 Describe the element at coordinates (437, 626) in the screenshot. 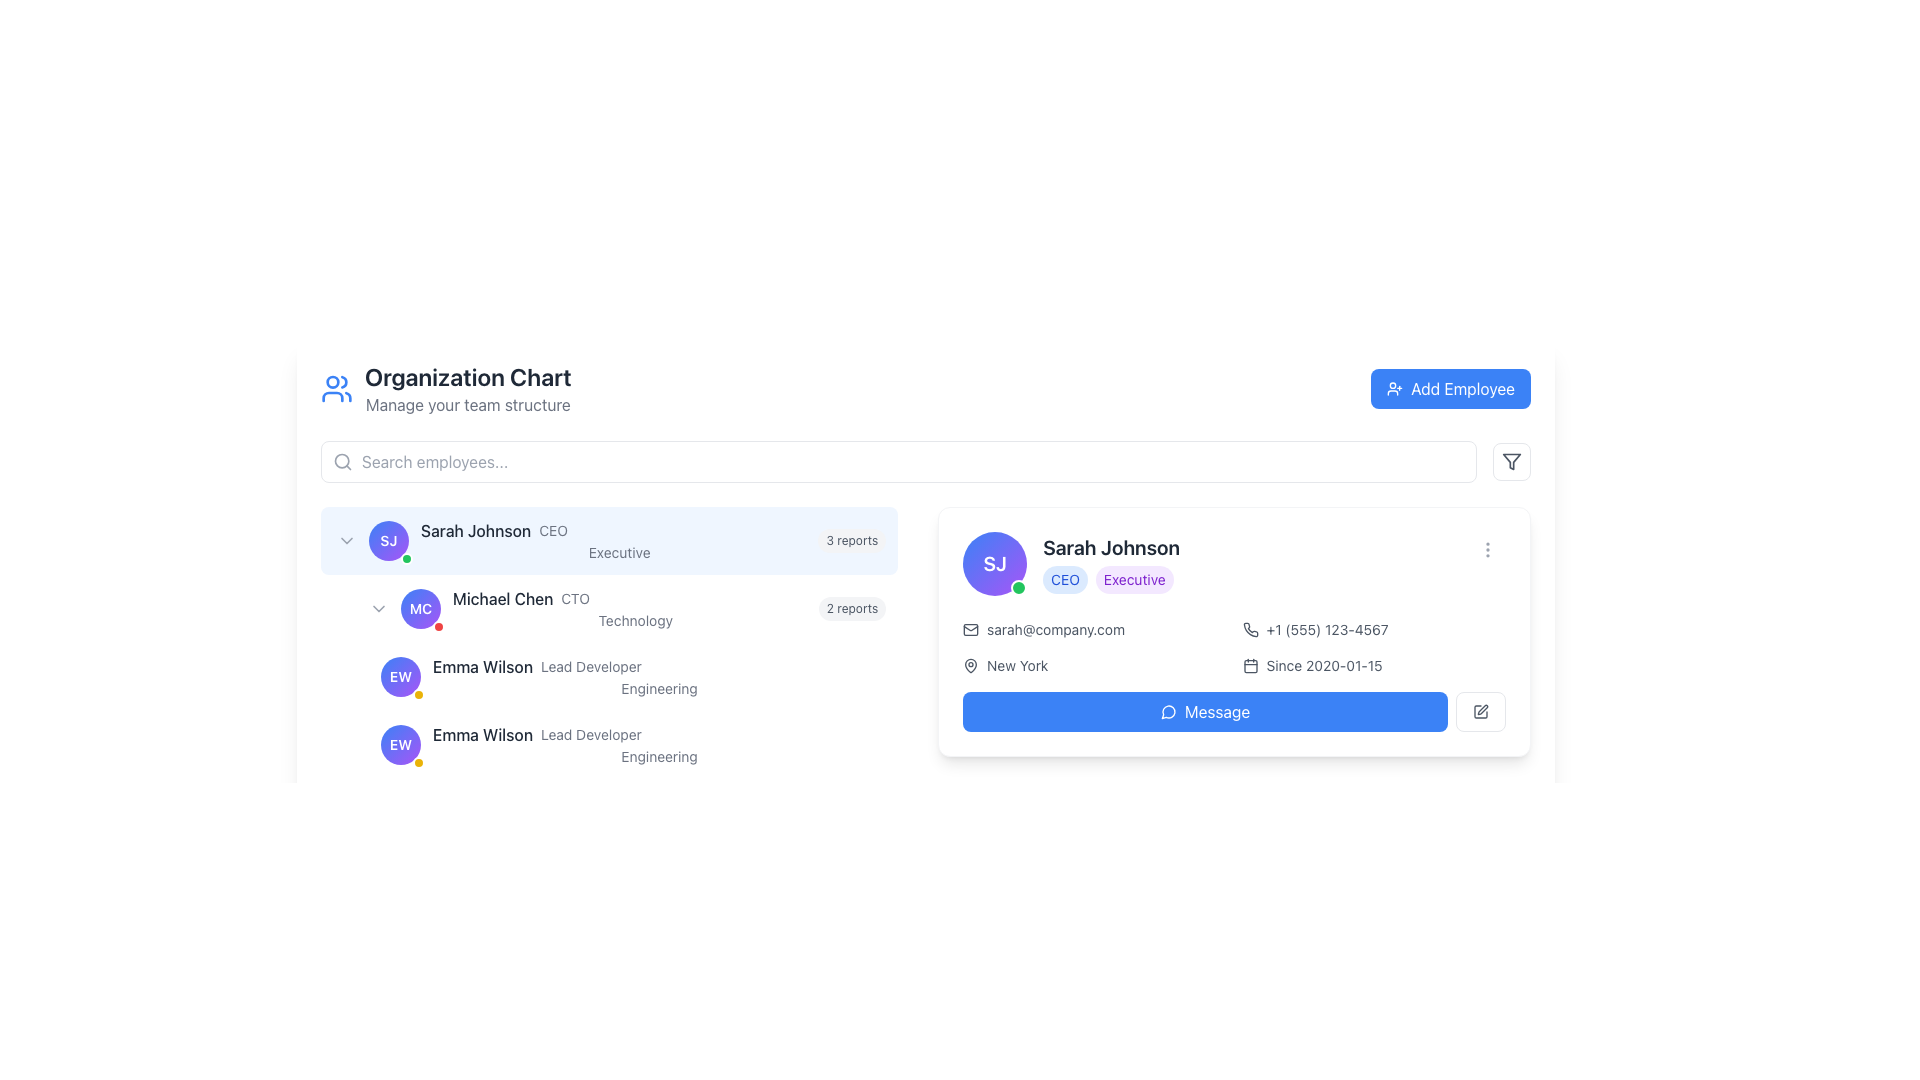

I see `the status notification badge located at the bottom-right corner of the 'MC' badge in the organization chart under 'Michael Chen' as the CTO` at that location.